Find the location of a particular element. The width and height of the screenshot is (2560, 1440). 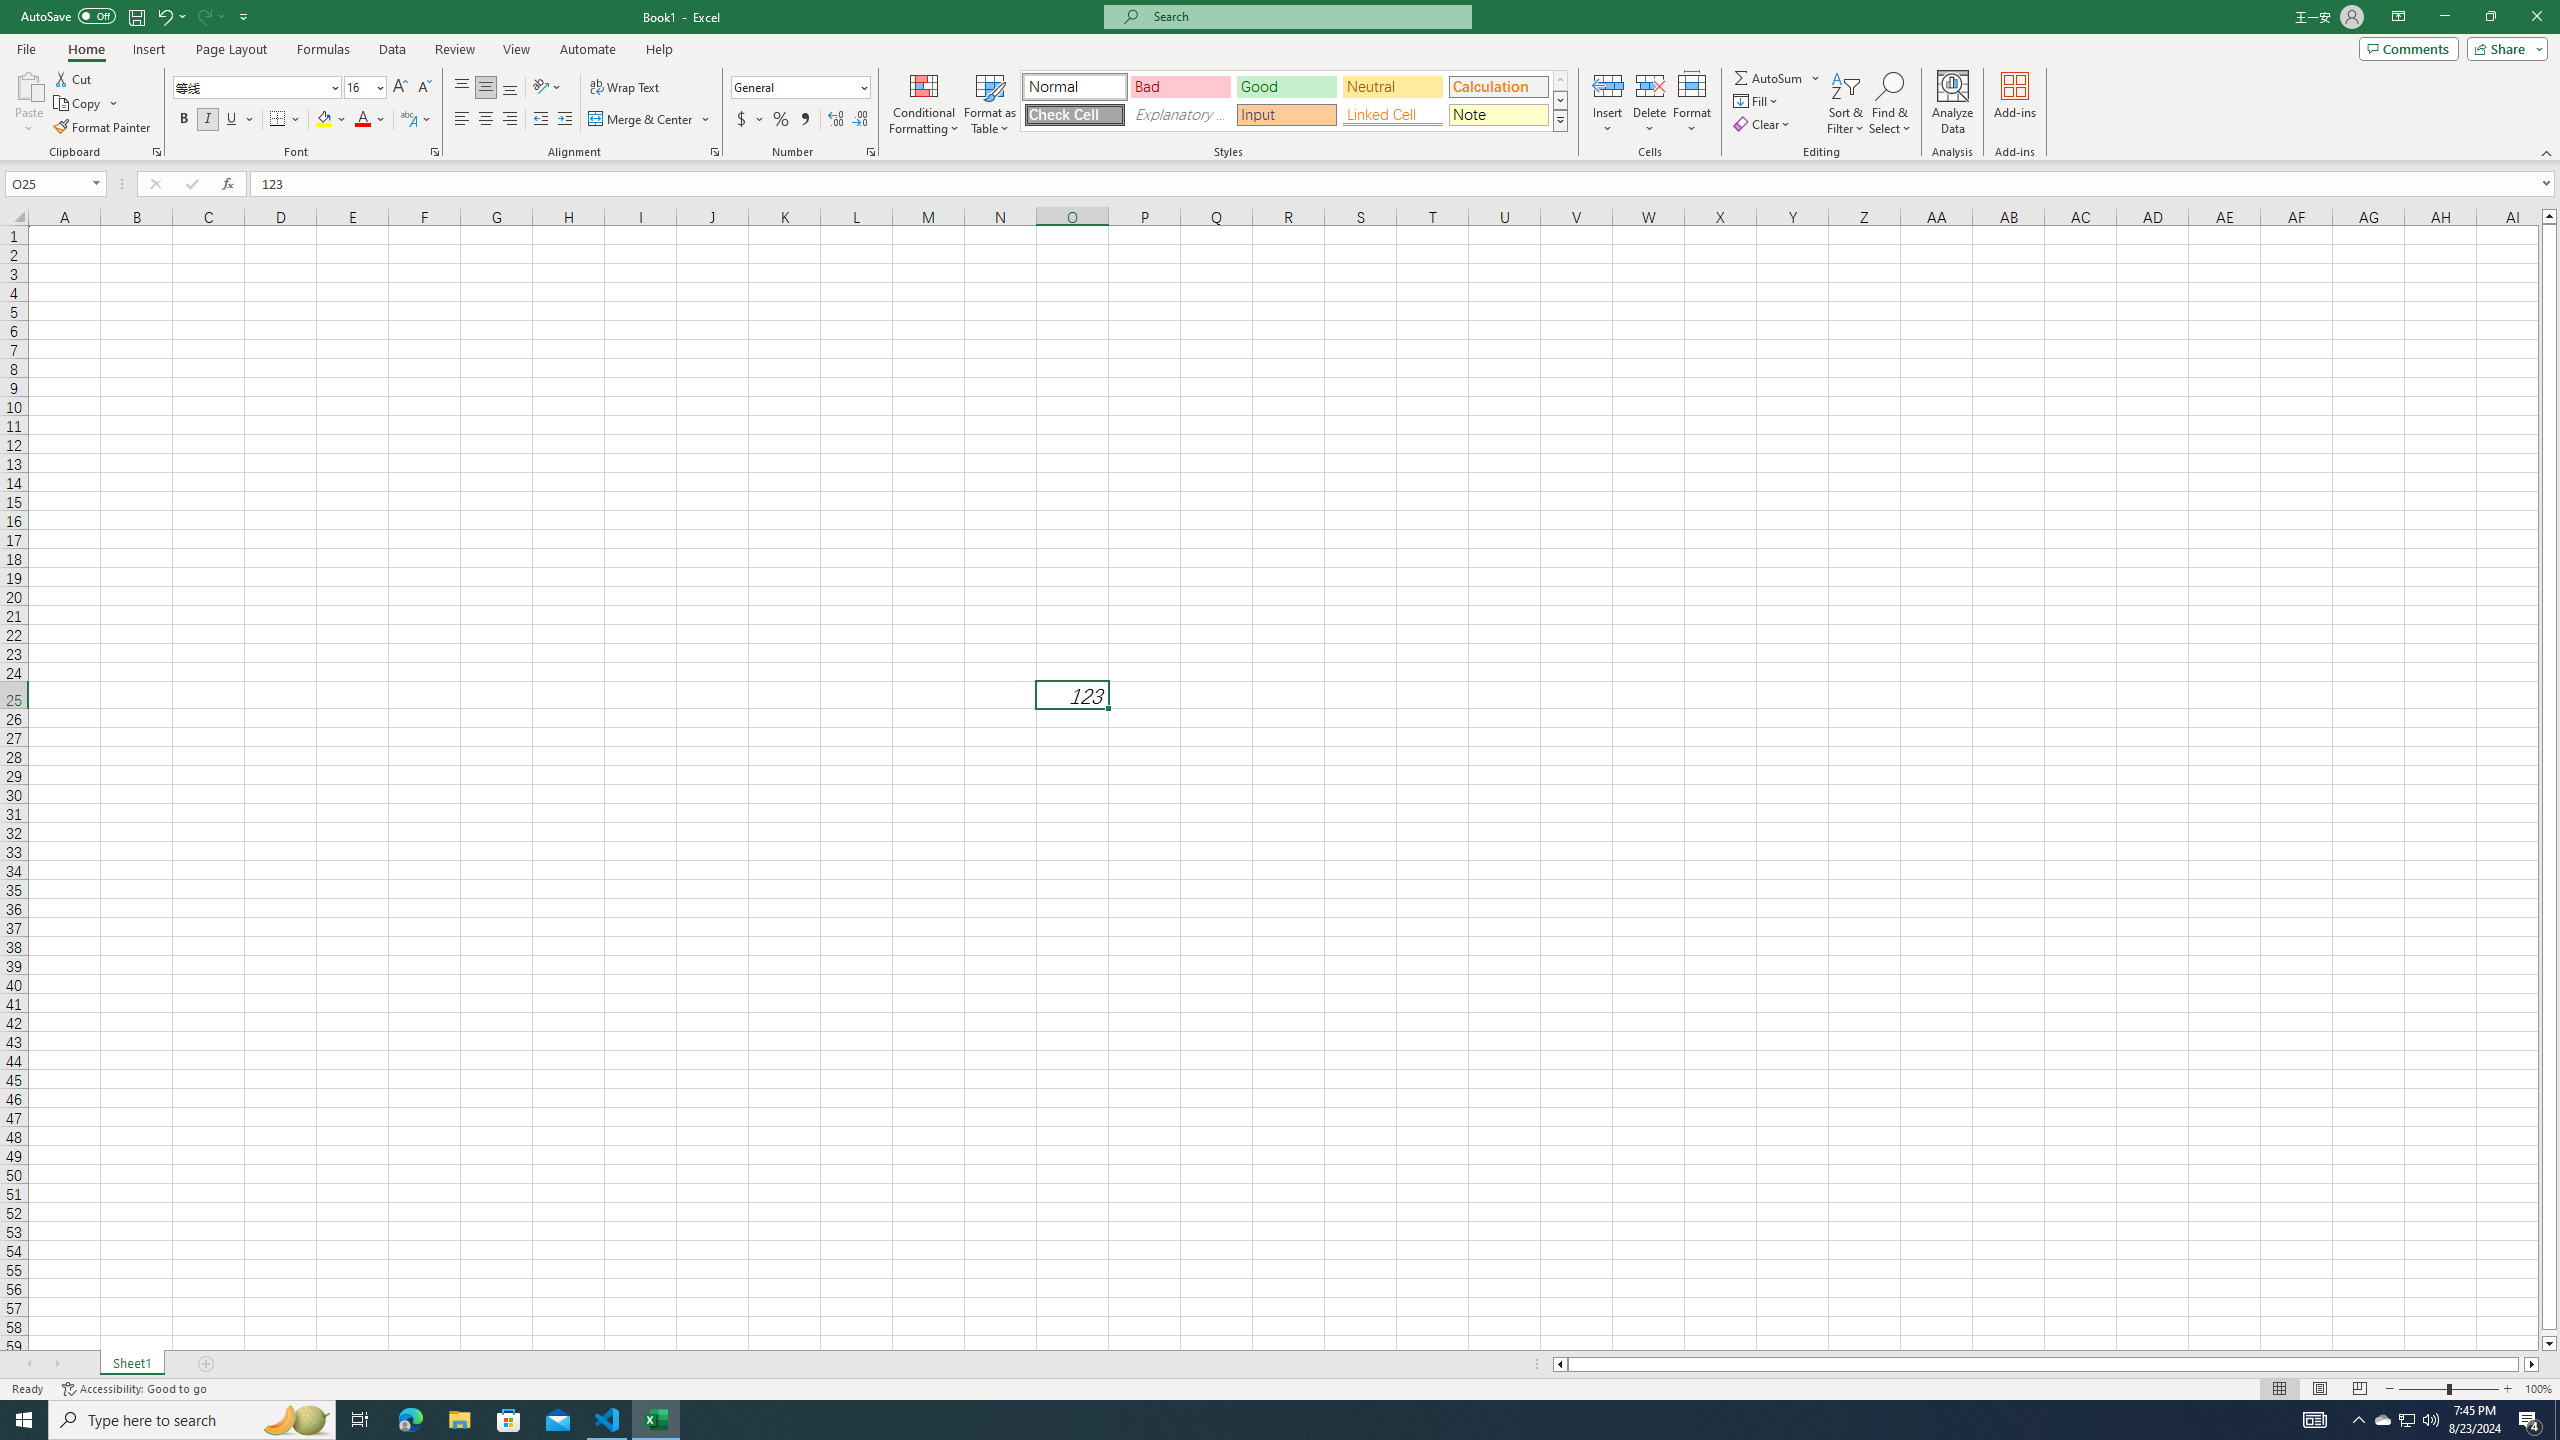

'Zoom In' is located at coordinates (2507, 1389).